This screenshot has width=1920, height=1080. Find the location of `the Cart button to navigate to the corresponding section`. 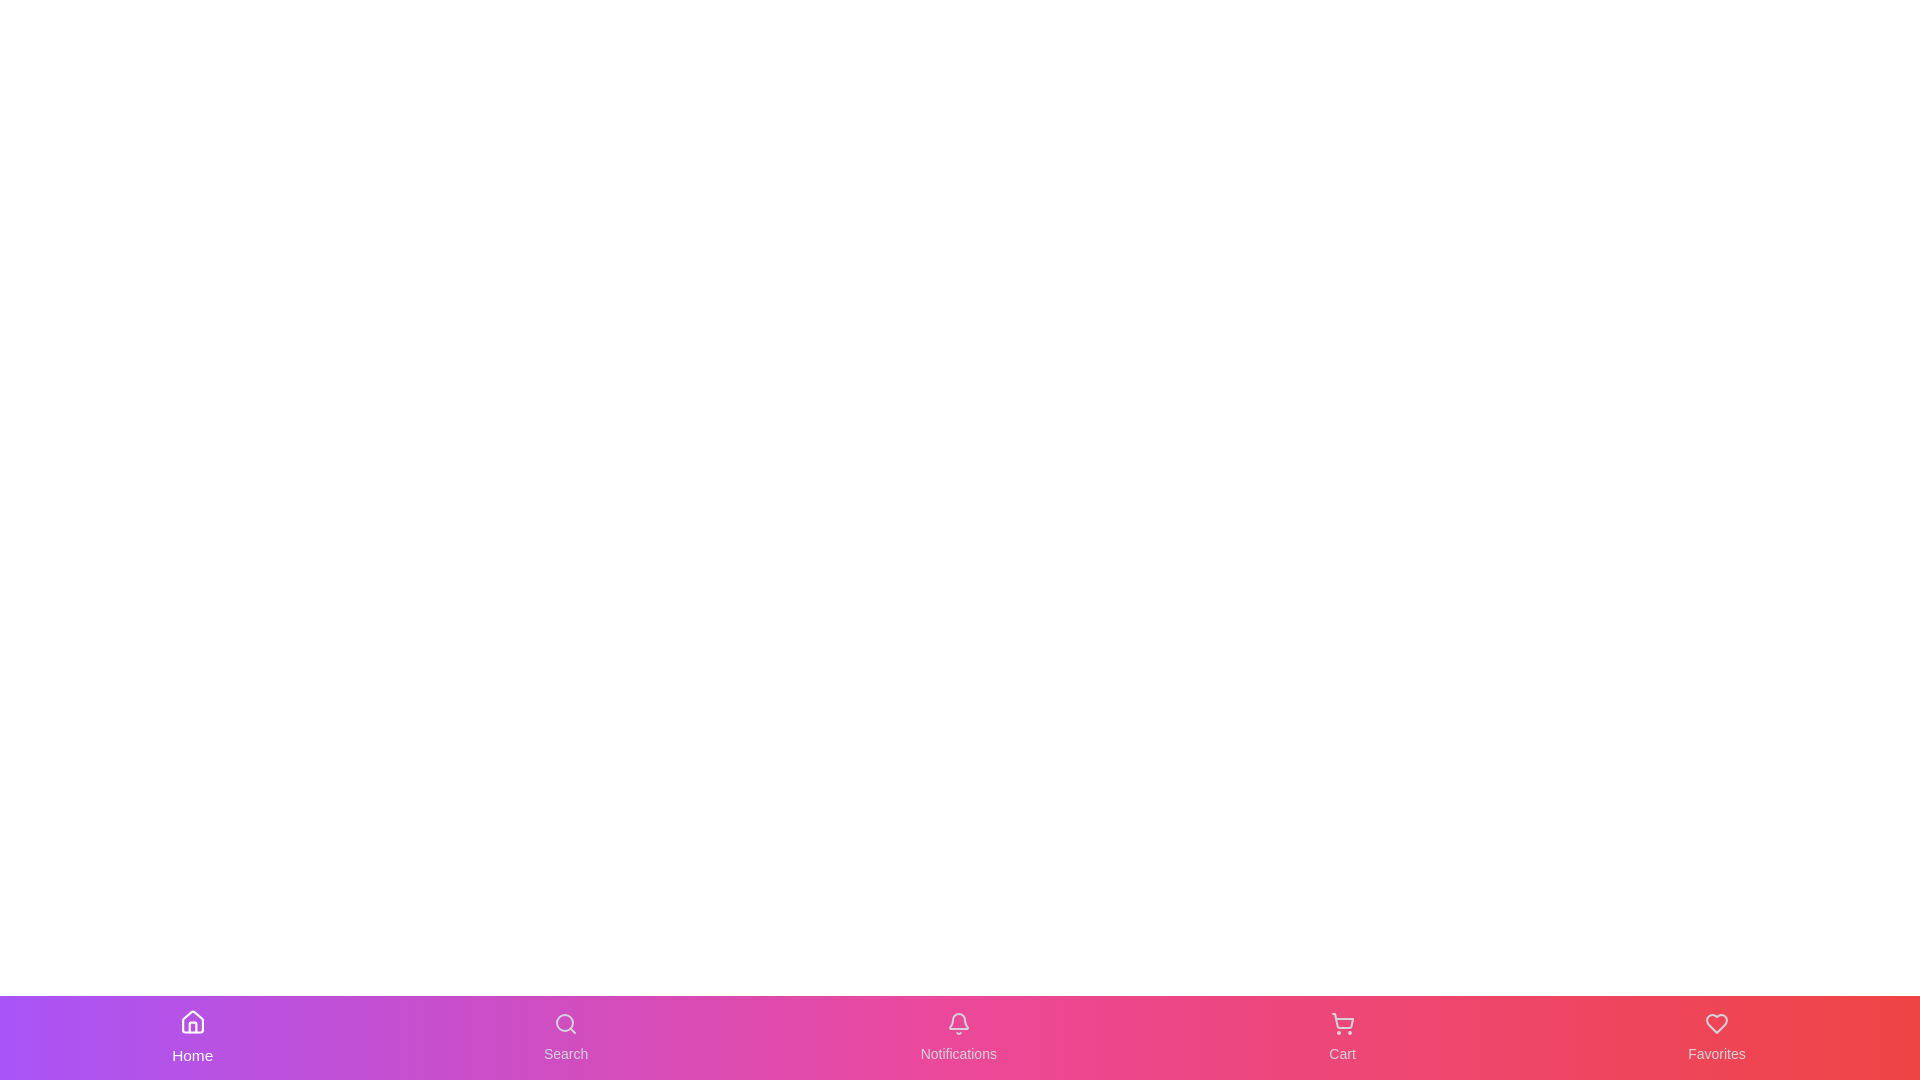

the Cart button to navigate to the corresponding section is located at coordinates (1342, 1036).